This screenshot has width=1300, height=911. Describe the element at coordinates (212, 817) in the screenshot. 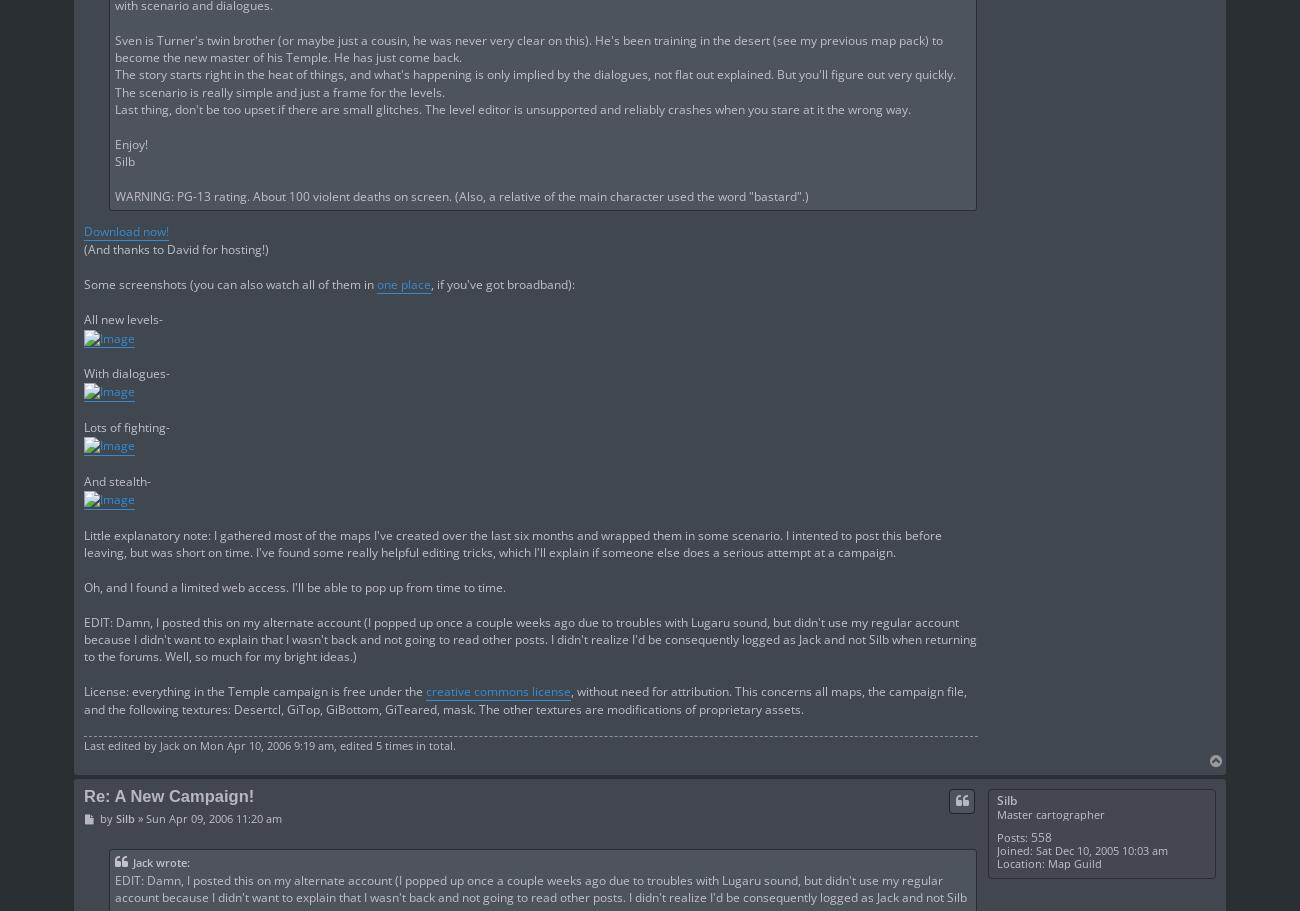

I see `'Sun Apr 09, 2006 11:20 am'` at that location.